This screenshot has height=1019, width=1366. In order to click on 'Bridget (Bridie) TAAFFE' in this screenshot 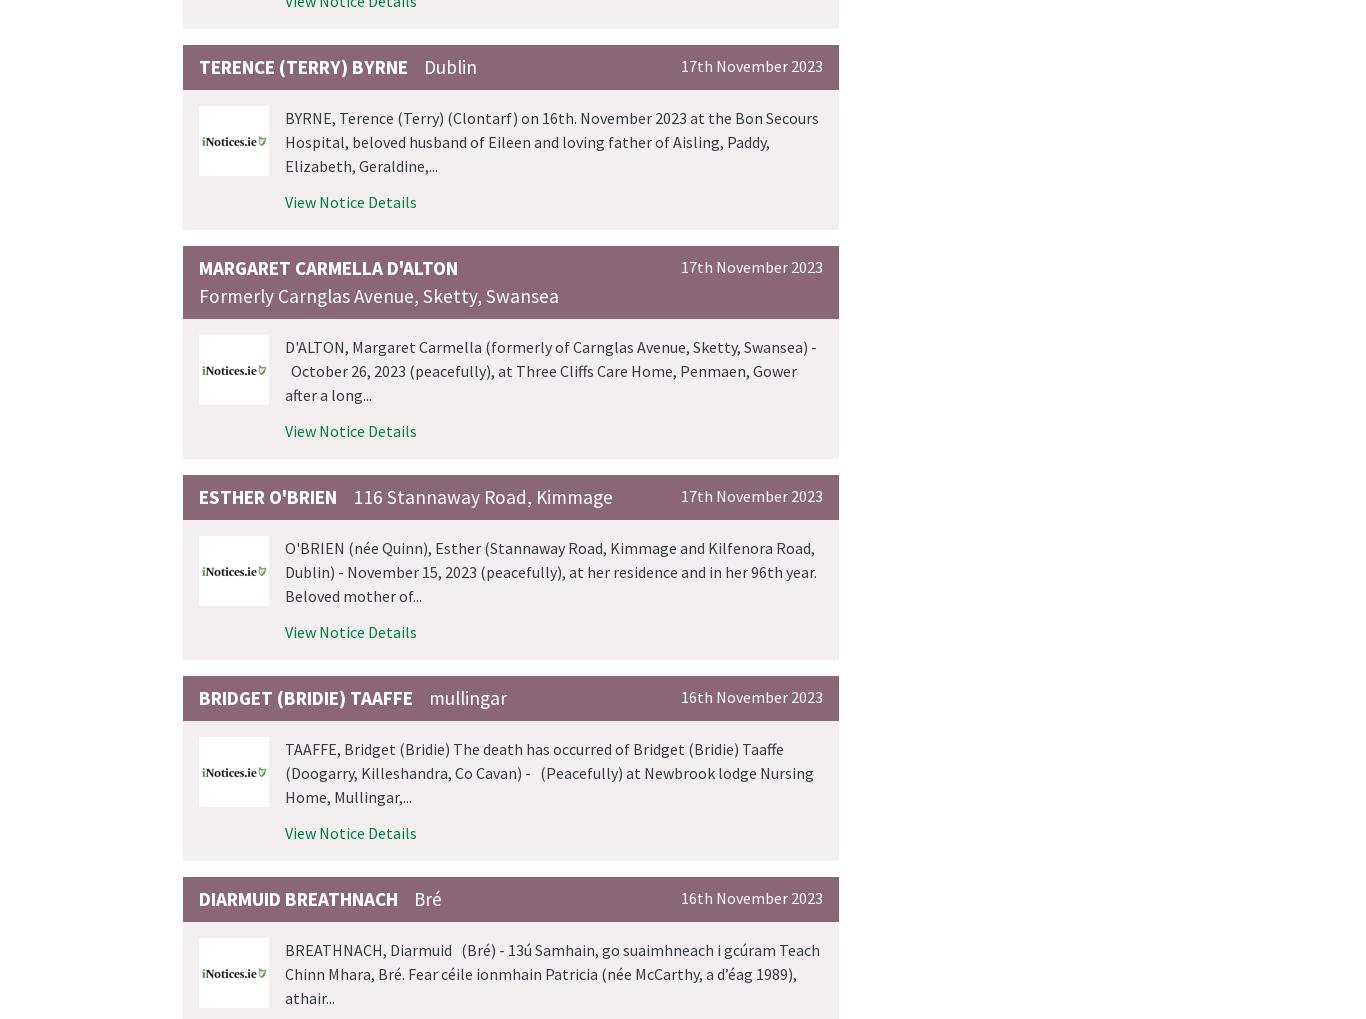, I will do `click(305, 698)`.